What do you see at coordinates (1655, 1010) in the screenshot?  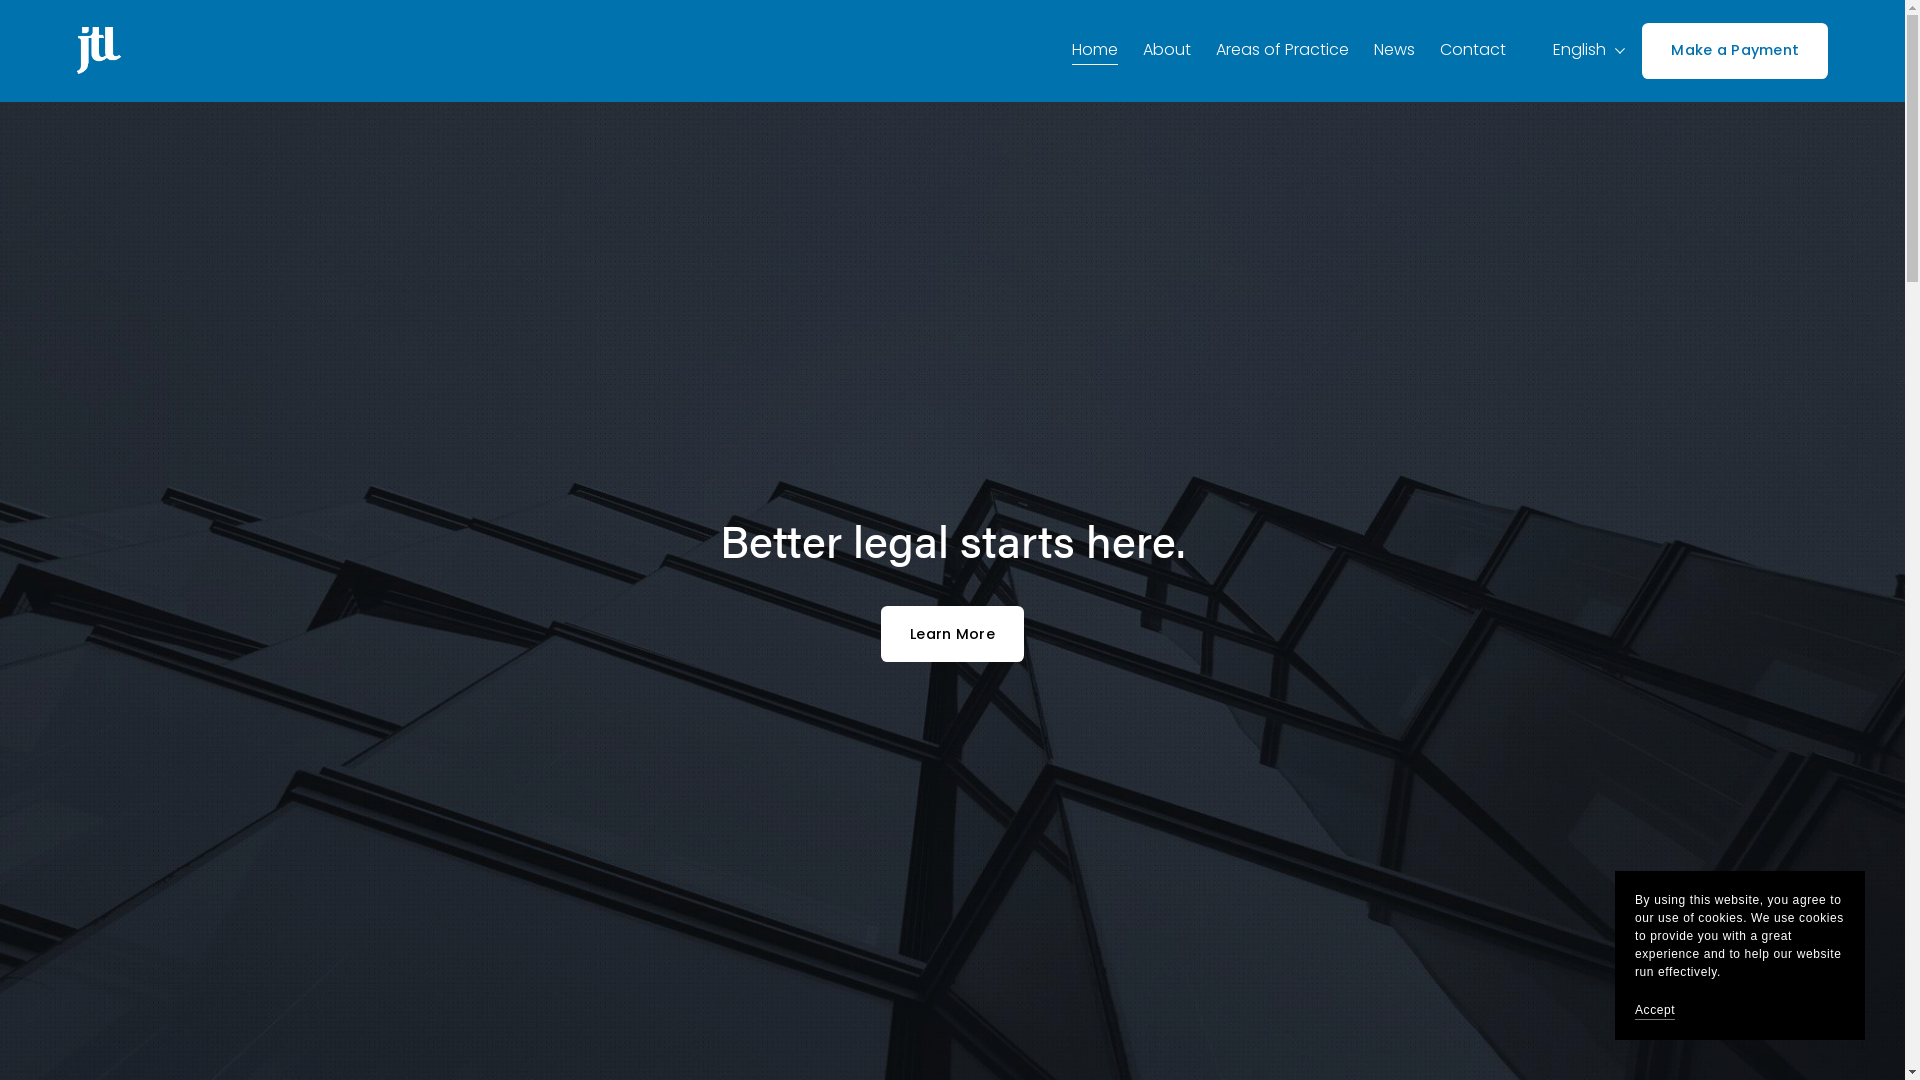 I see `'Accept'` at bounding box center [1655, 1010].